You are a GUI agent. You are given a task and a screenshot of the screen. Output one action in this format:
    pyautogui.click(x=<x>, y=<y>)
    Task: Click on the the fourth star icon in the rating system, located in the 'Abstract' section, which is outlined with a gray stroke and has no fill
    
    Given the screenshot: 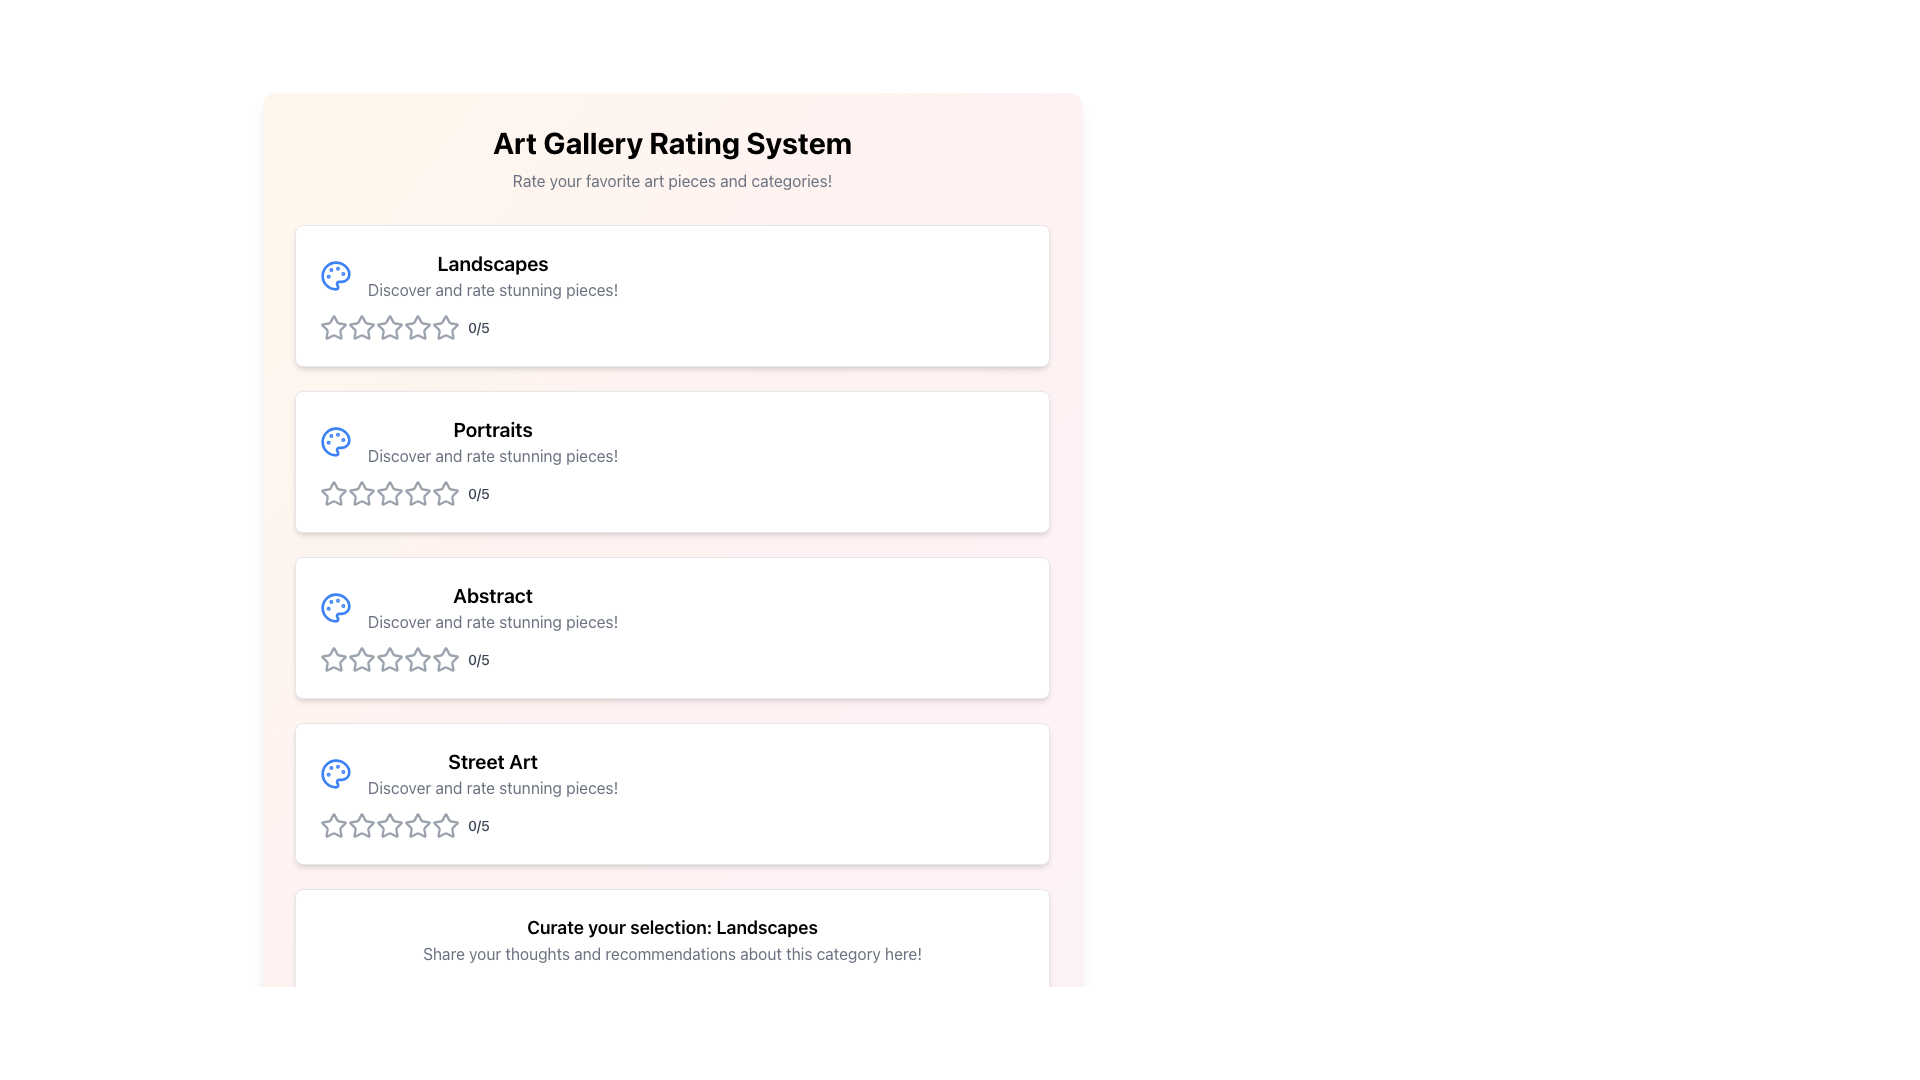 What is the action you would take?
    pyautogui.click(x=416, y=659)
    